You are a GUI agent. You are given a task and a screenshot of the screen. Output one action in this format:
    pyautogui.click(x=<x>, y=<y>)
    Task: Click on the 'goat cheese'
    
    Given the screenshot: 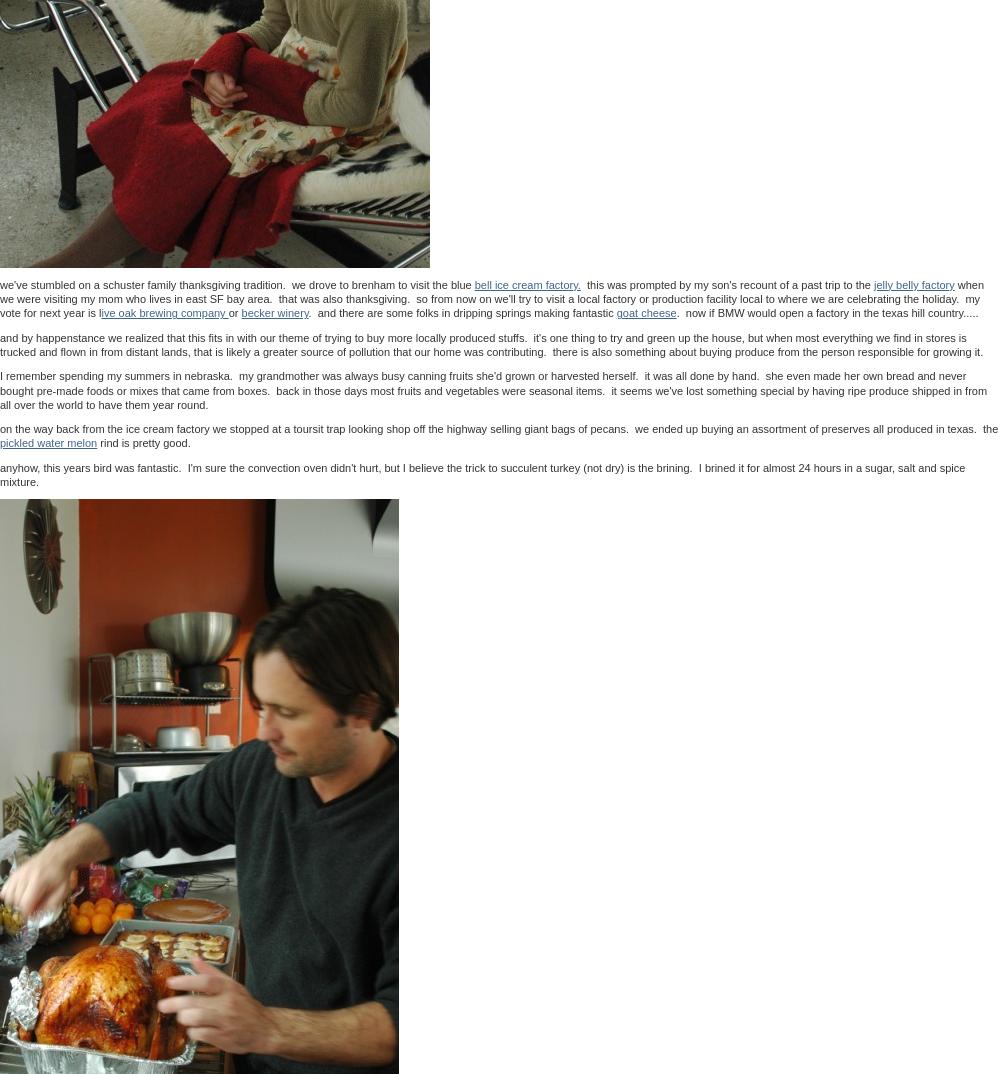 What is the action you would take?
    pyautogui.click(x=646, y=312)
    